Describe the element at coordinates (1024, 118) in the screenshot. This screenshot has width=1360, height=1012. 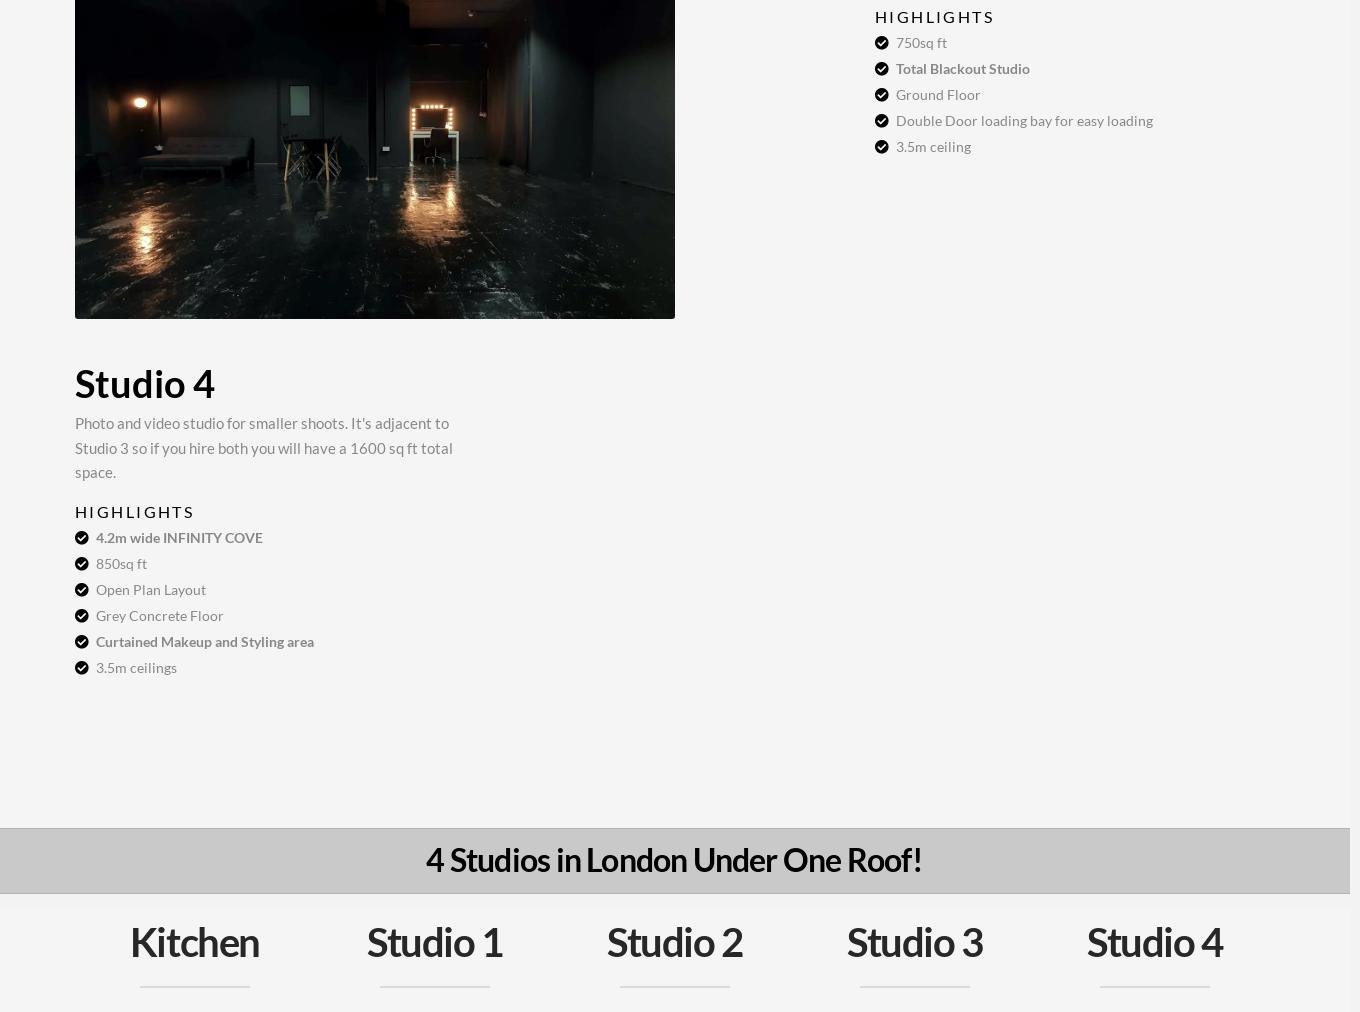
I see `'Double Door loading bay for easy loading'` at that location.